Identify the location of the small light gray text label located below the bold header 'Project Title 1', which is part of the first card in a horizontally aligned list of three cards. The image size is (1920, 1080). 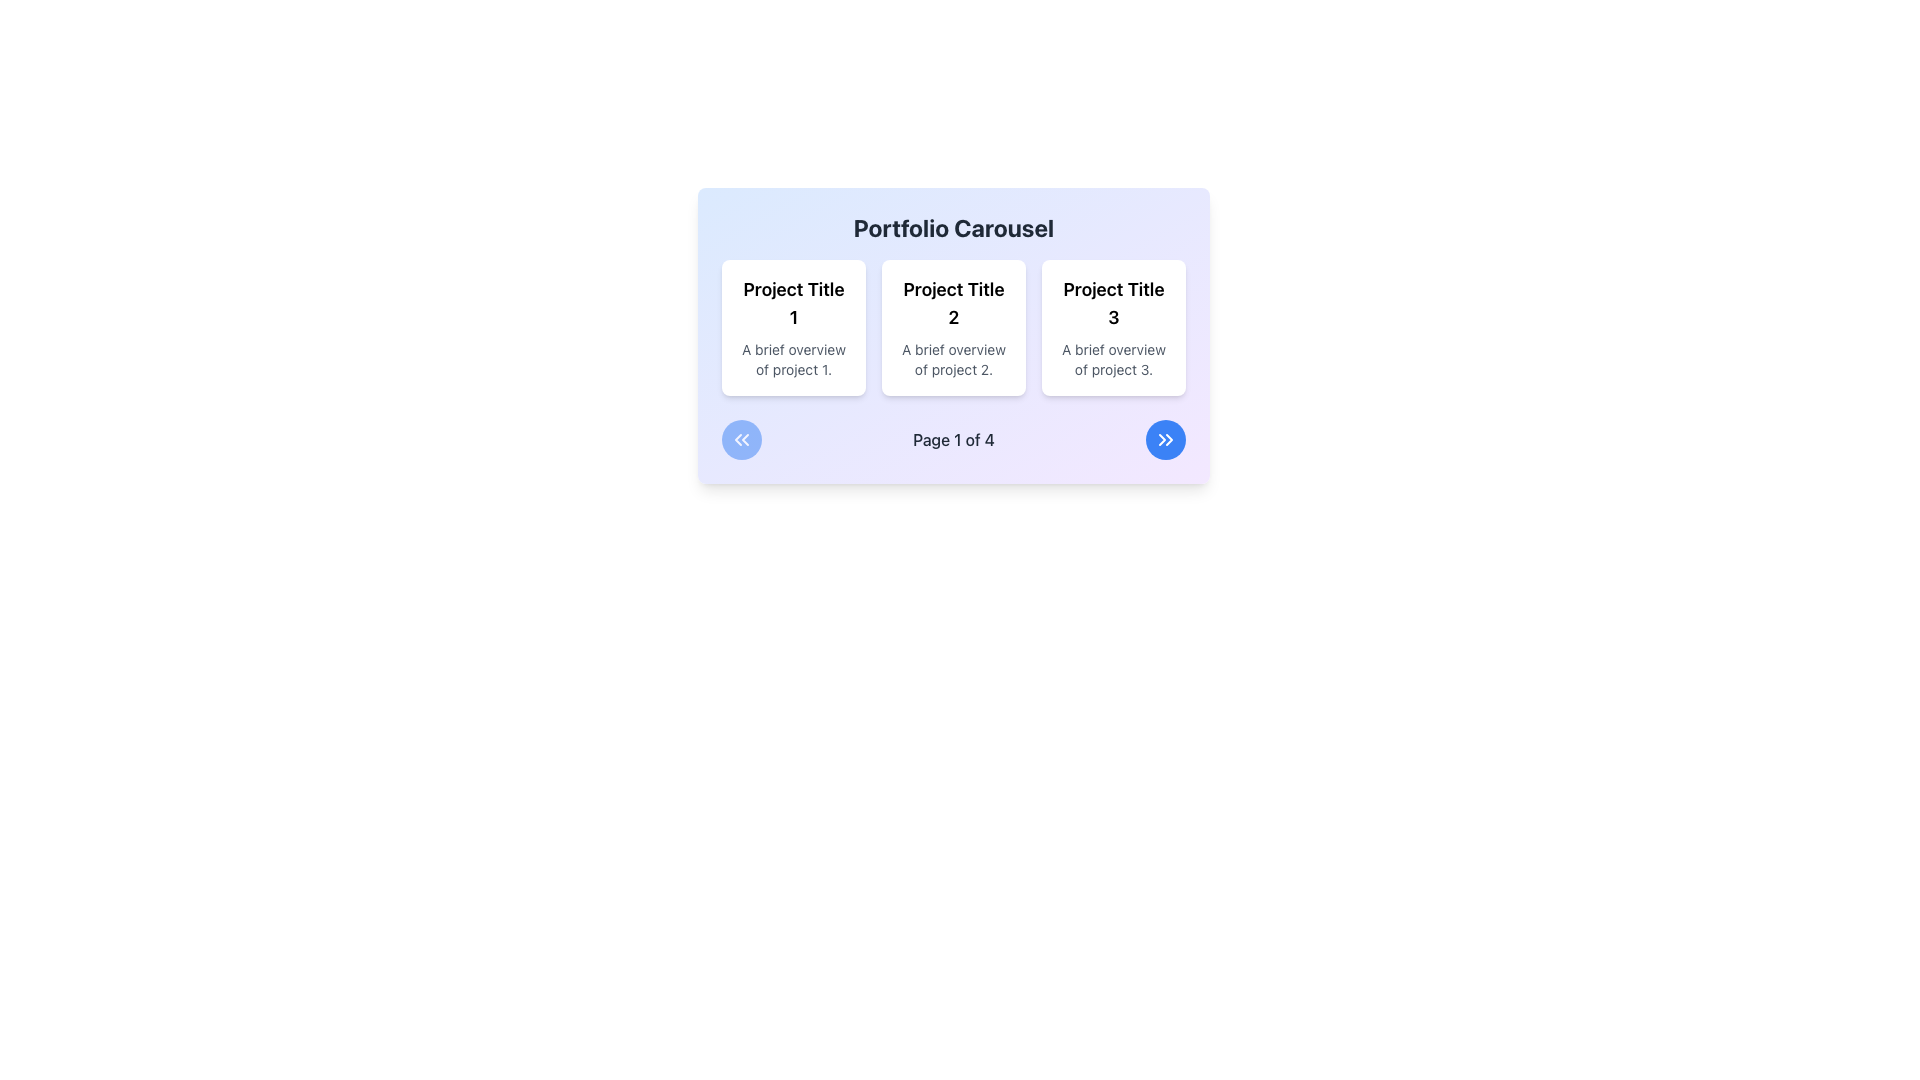
(792, 358).